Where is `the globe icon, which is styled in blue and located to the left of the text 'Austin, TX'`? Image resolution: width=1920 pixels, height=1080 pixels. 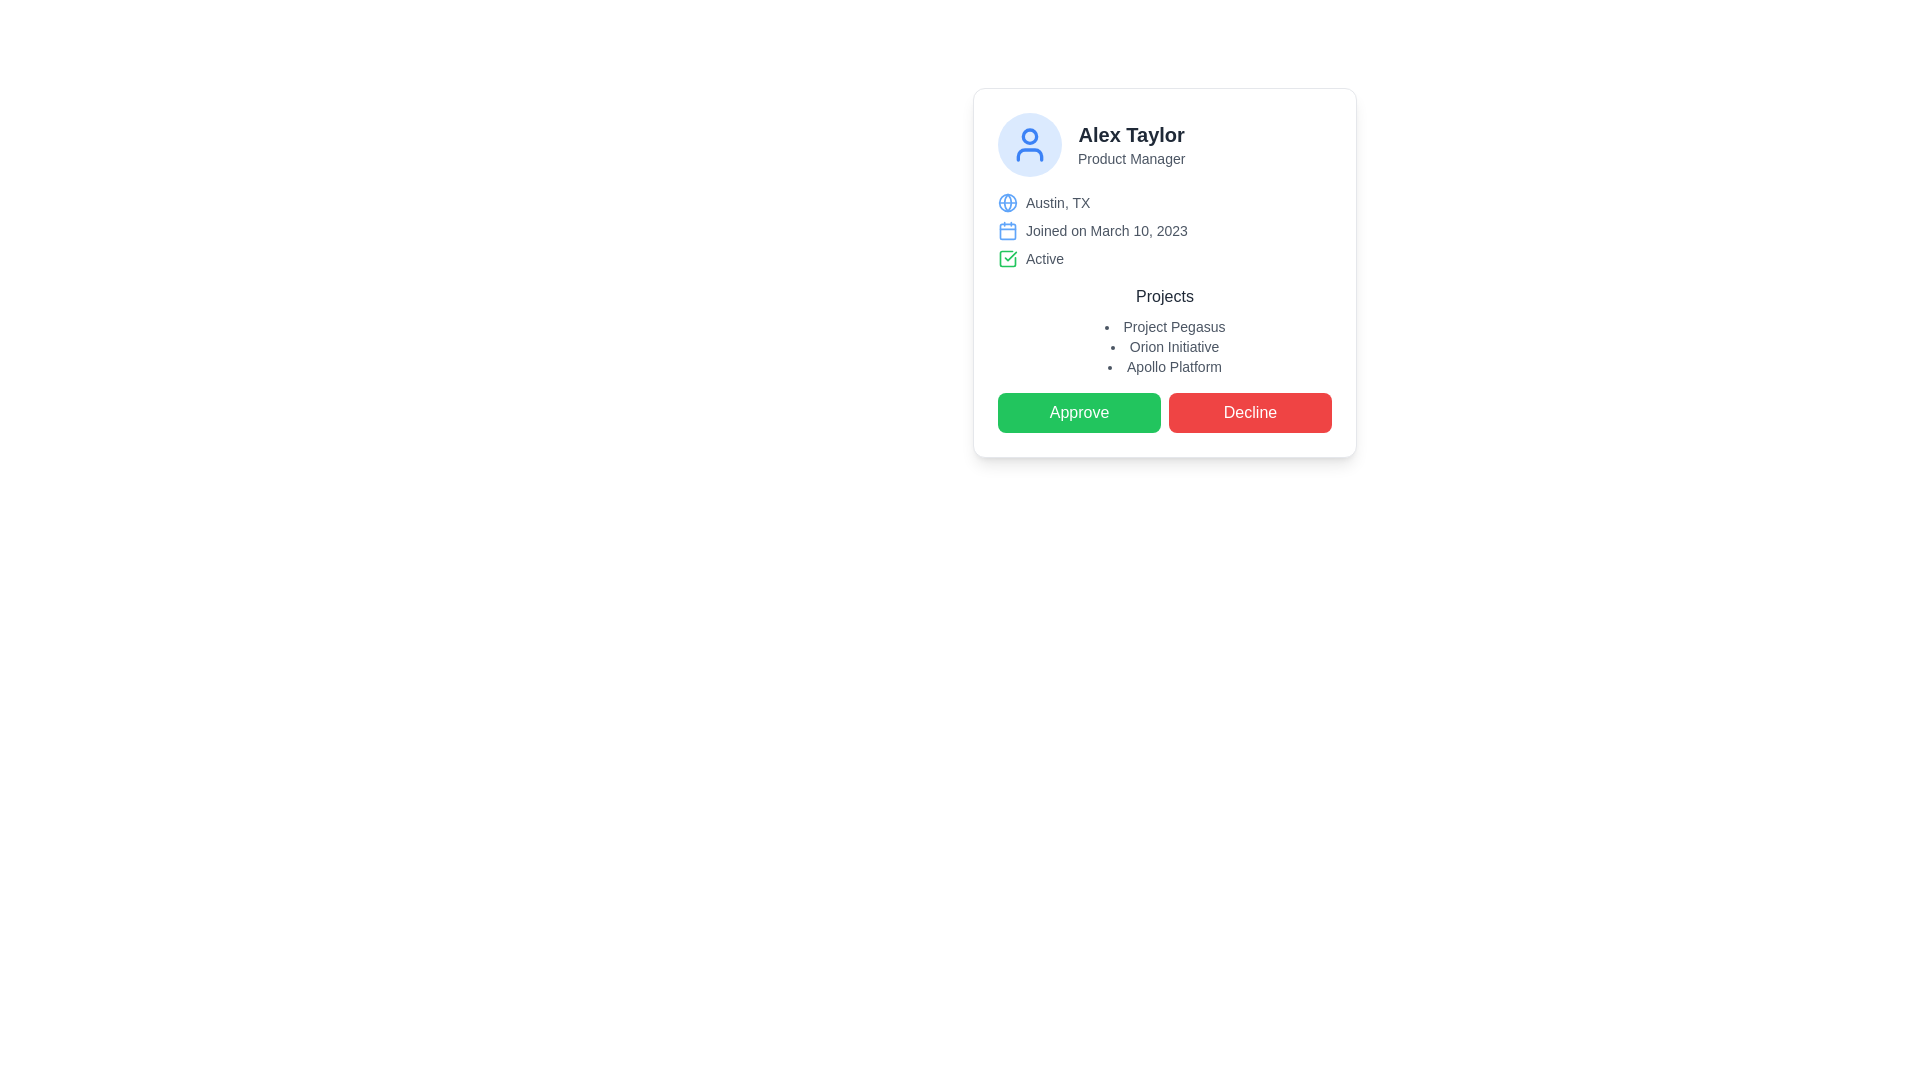
the globe icon, which is styled in blue and located to the left of the text 'Austin, TX' is located at coordinates (1008, 203).